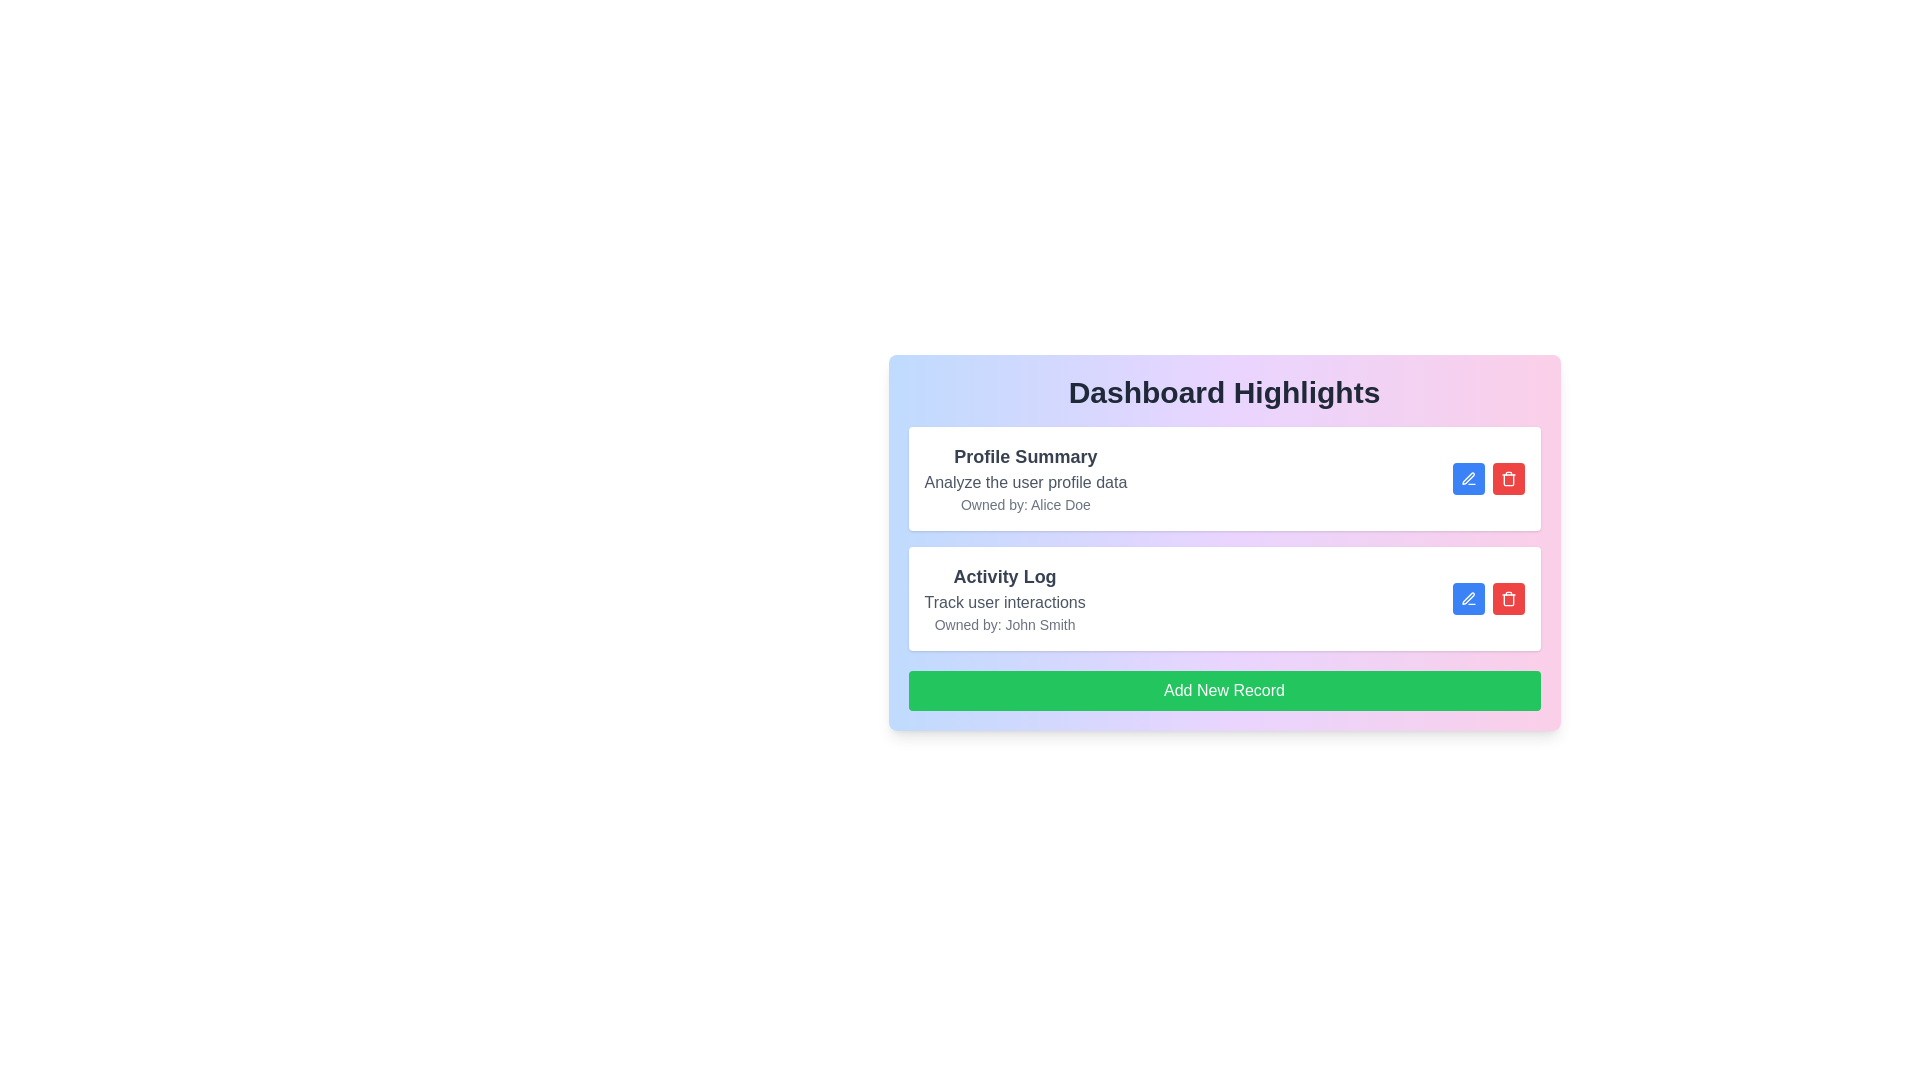 The height and width of the screenshot is (1080, 1920). Describe the element at coordinates (1508, 478) in the screenshot. I see `the delete button with a rounded rectangular shape, red background, and white trash bin icon, located to the right of the blue edit button in the second row of the Activity Log section in the Dashboard Highlights widget` at that location.